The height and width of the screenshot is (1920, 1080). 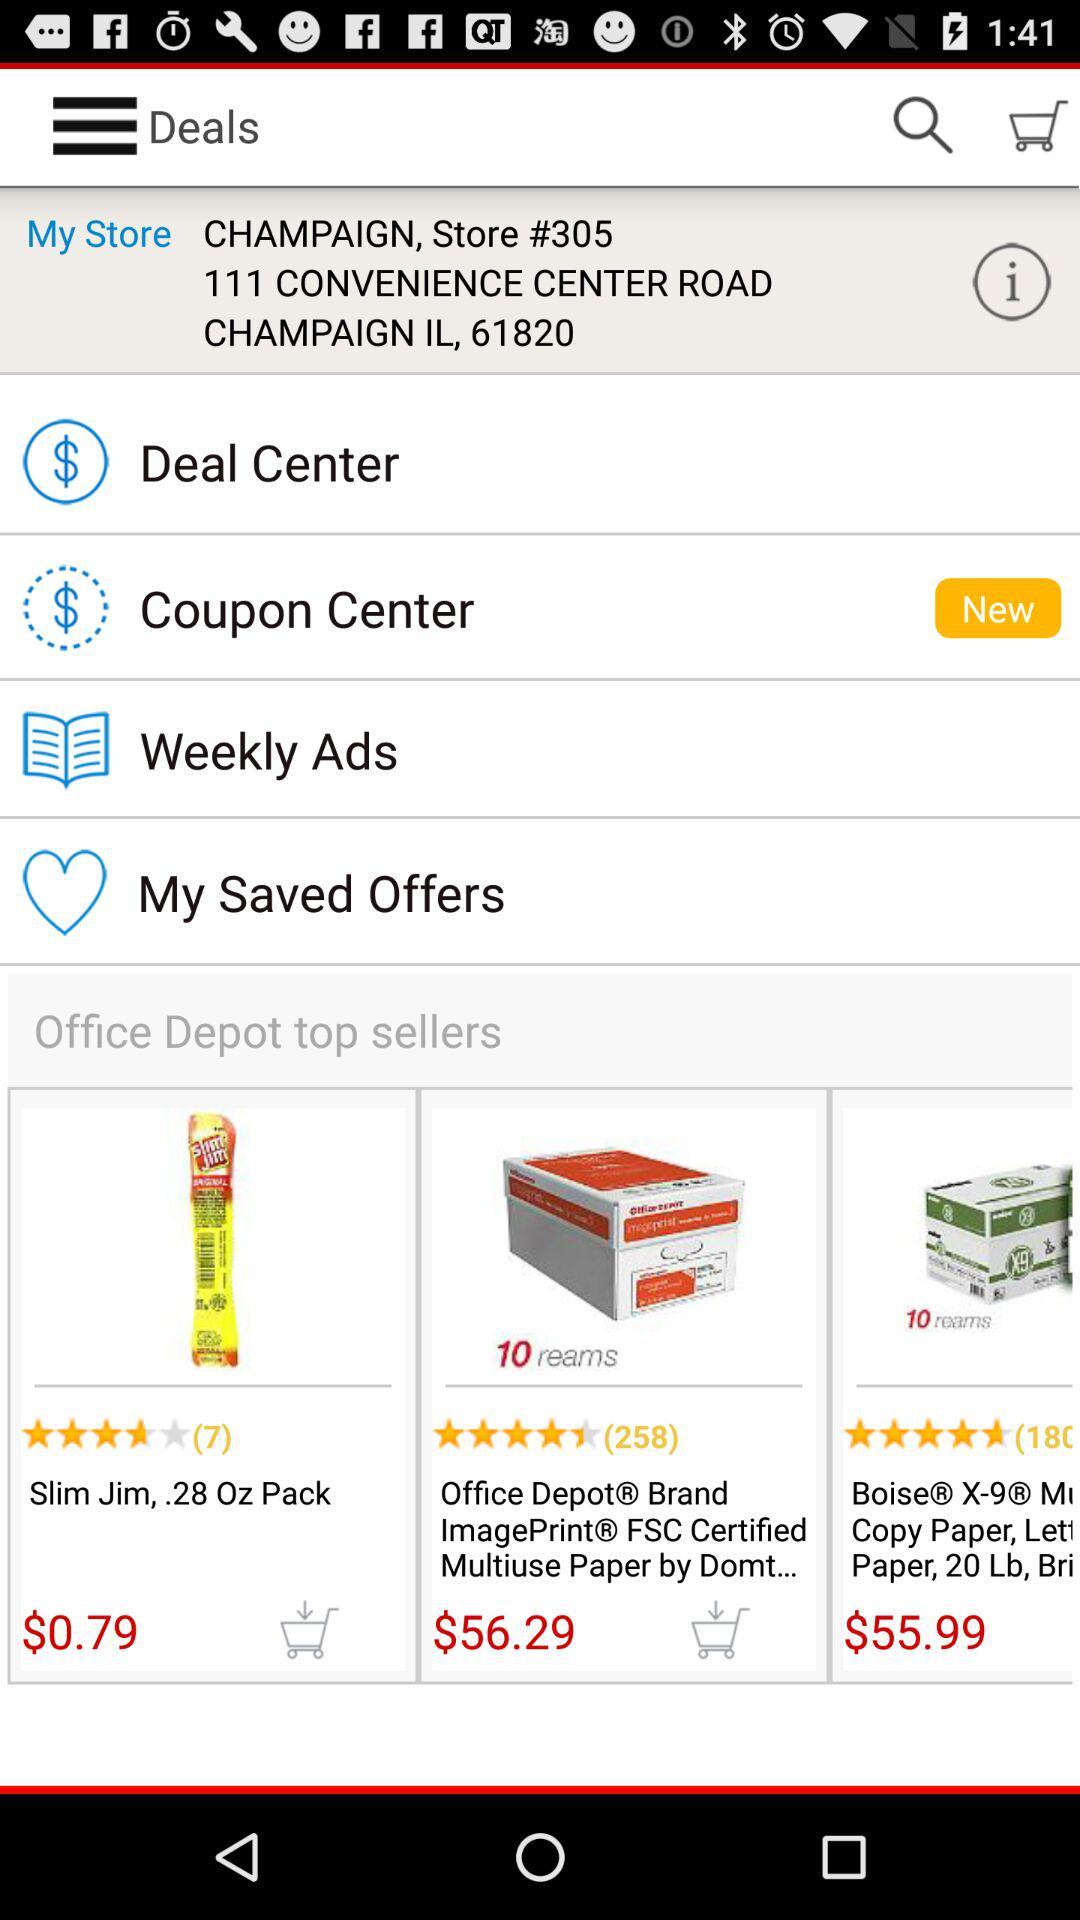 I want to click on item above the new, so click(x=1011, y=281).